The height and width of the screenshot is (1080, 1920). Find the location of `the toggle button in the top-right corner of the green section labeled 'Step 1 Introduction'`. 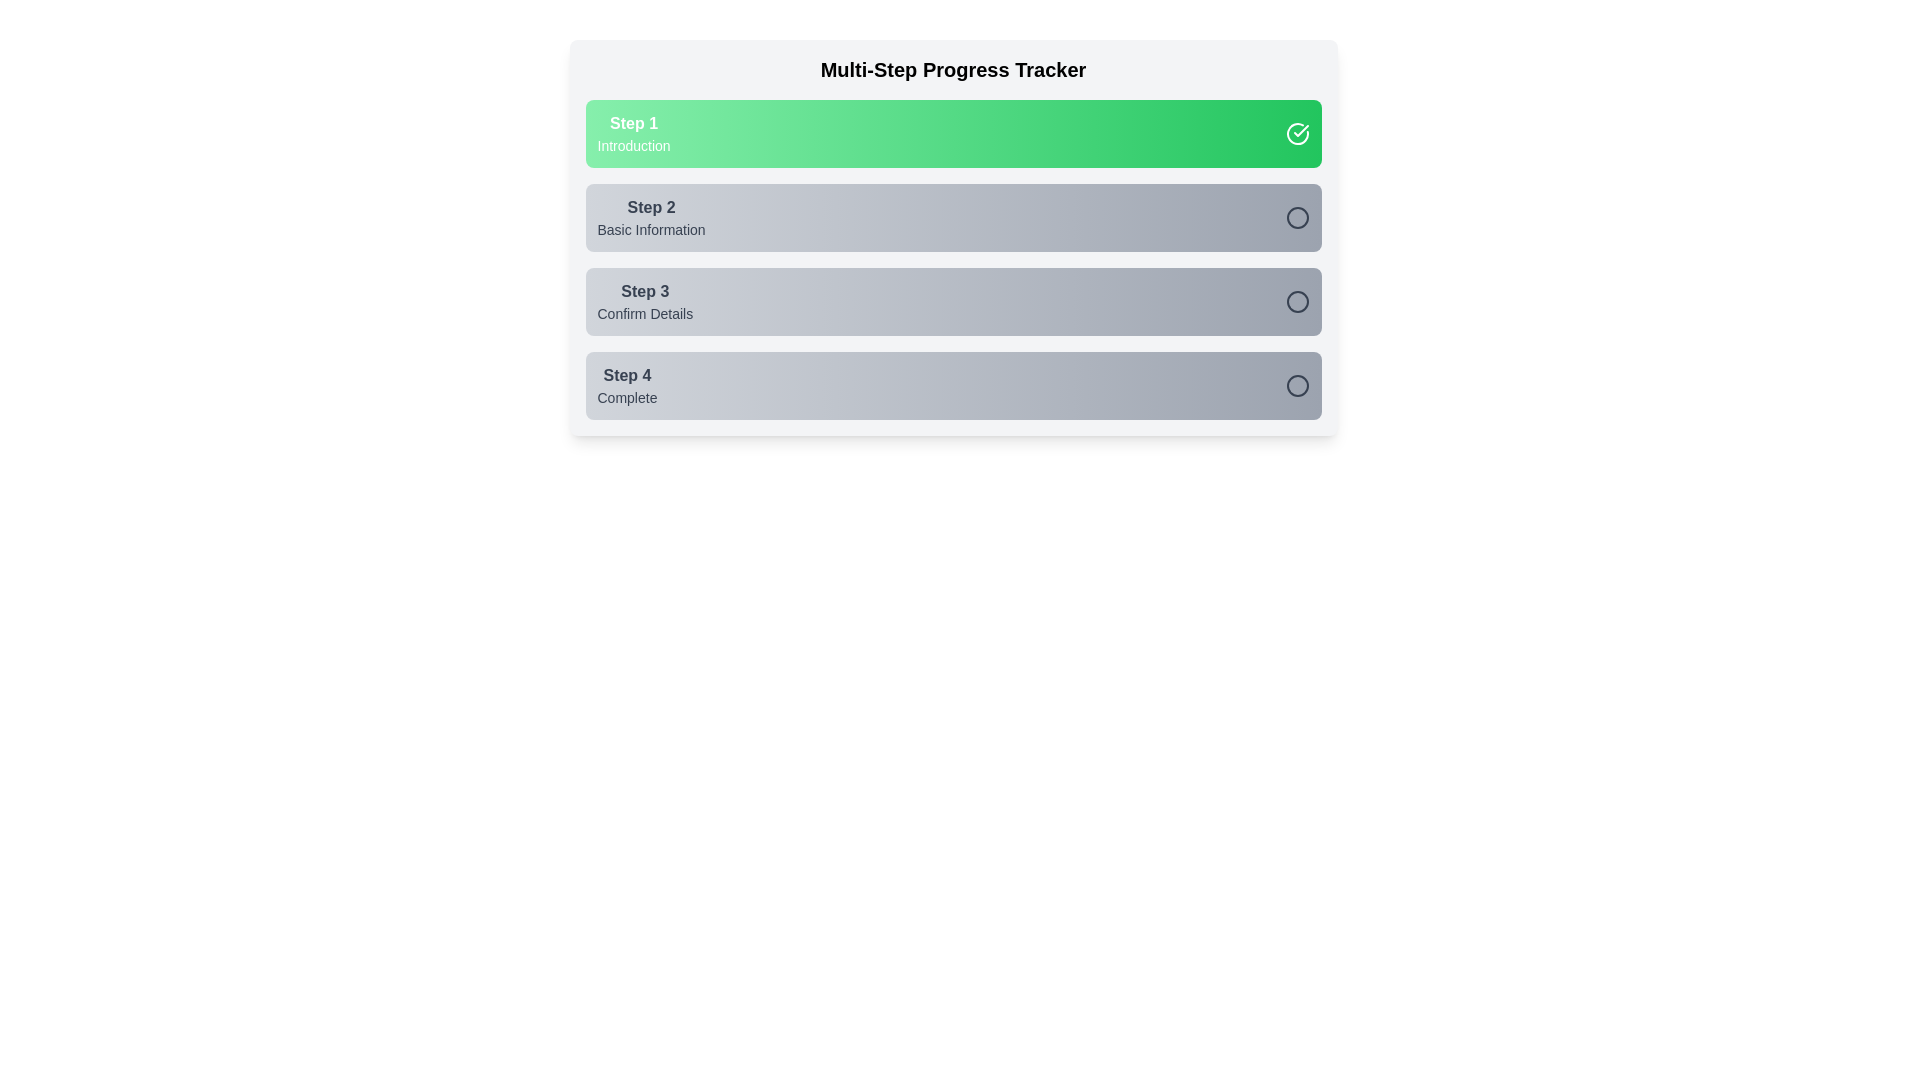

the toggle button in the top-right corner of the green section labeled 'Step 1 Introduction' is located at coordinates (1297, 134).